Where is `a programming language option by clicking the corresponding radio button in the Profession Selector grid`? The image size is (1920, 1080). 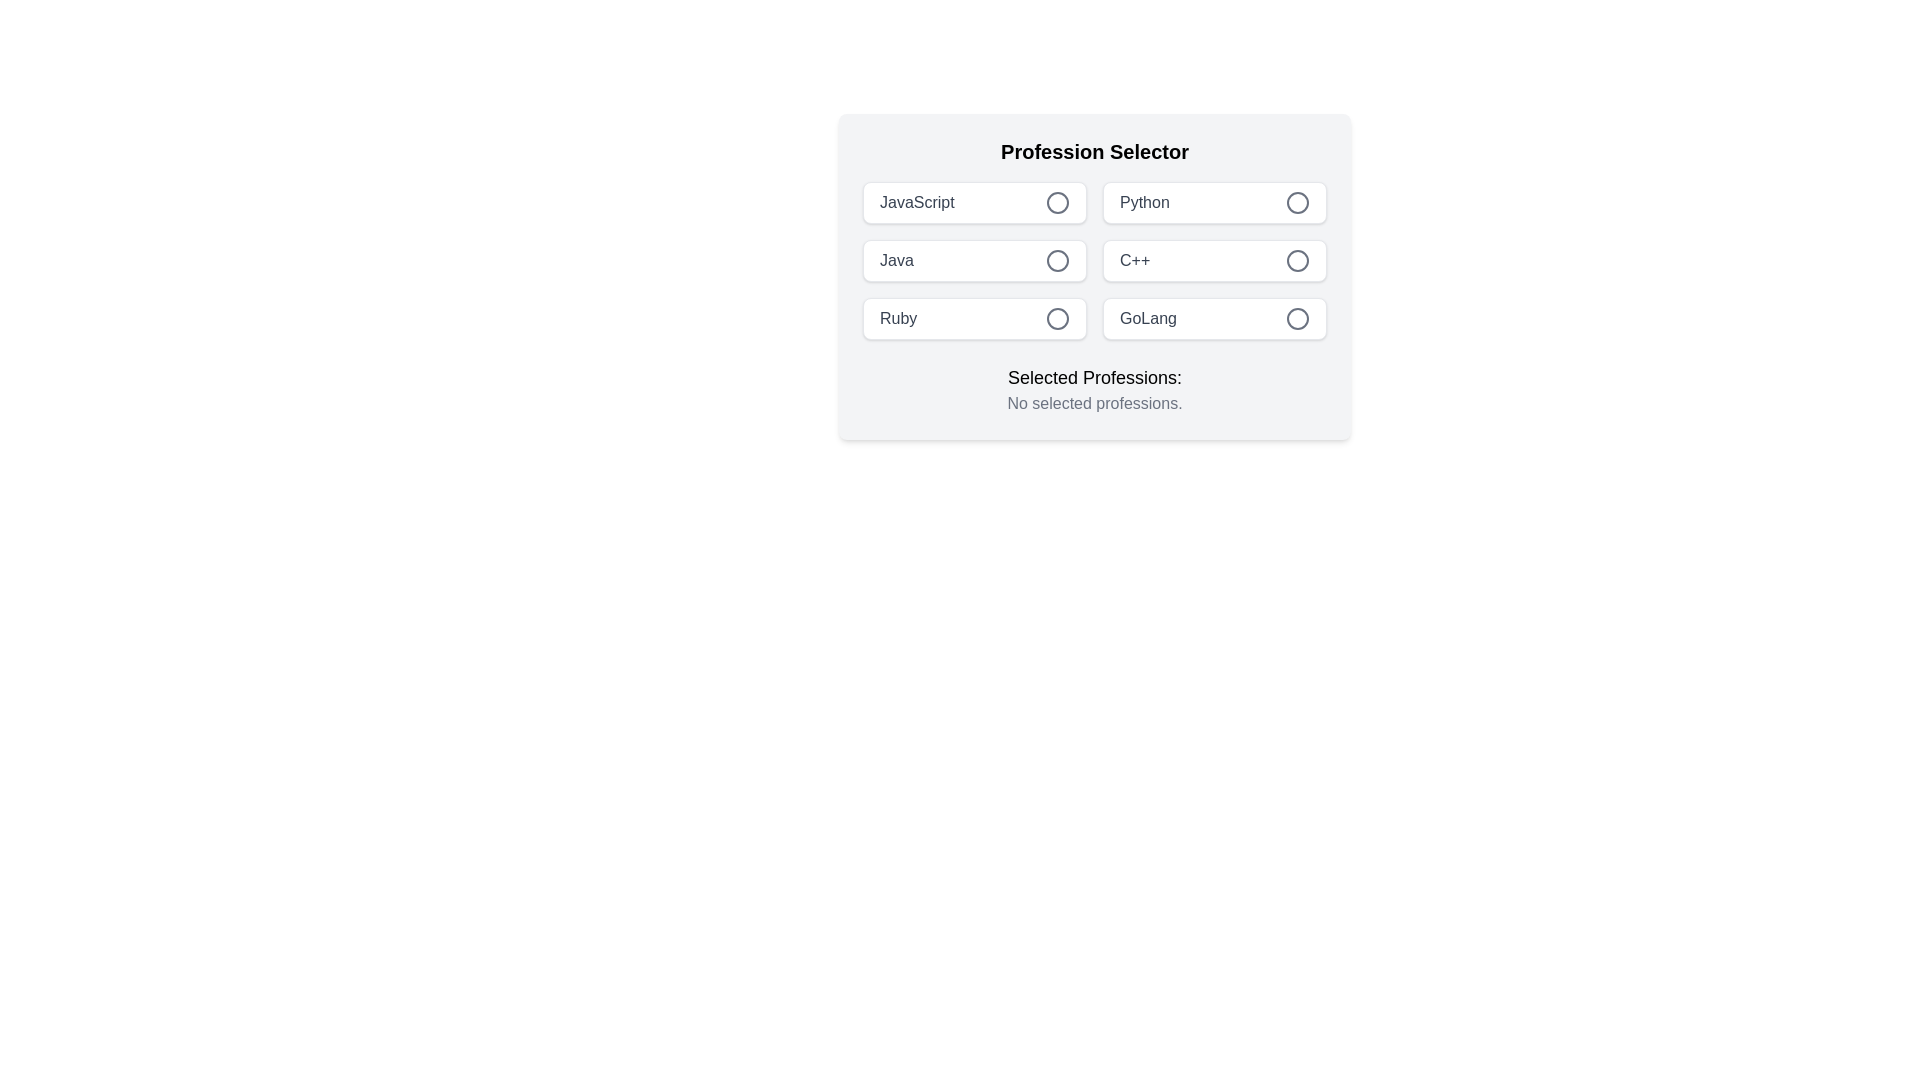 a programming language option by clicking the corresponding radio button in the Profession Selector grid is located at coordinates (1093, 260).